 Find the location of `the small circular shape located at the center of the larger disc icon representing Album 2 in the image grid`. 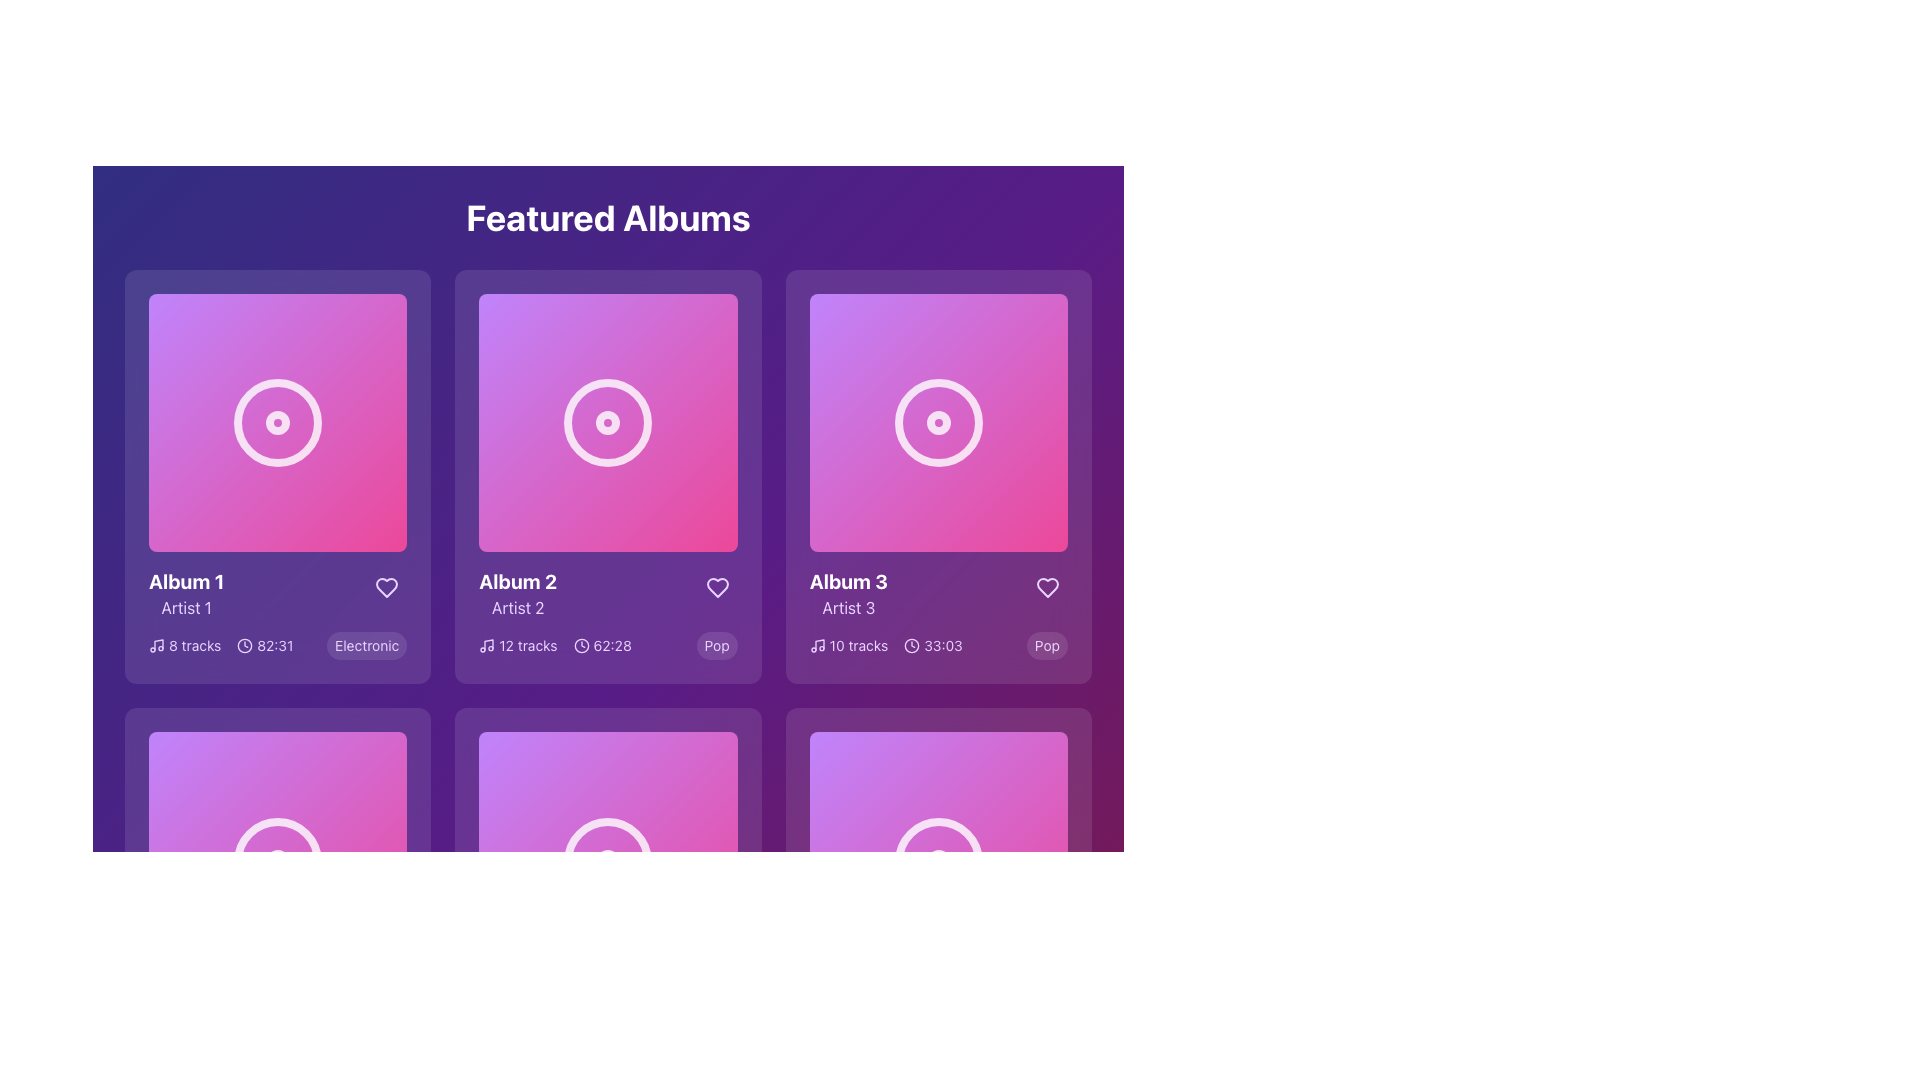

the small circular shape located at the center of the larger disc icon representing Album 2 in the image grid is located at coordinates (607, 860).